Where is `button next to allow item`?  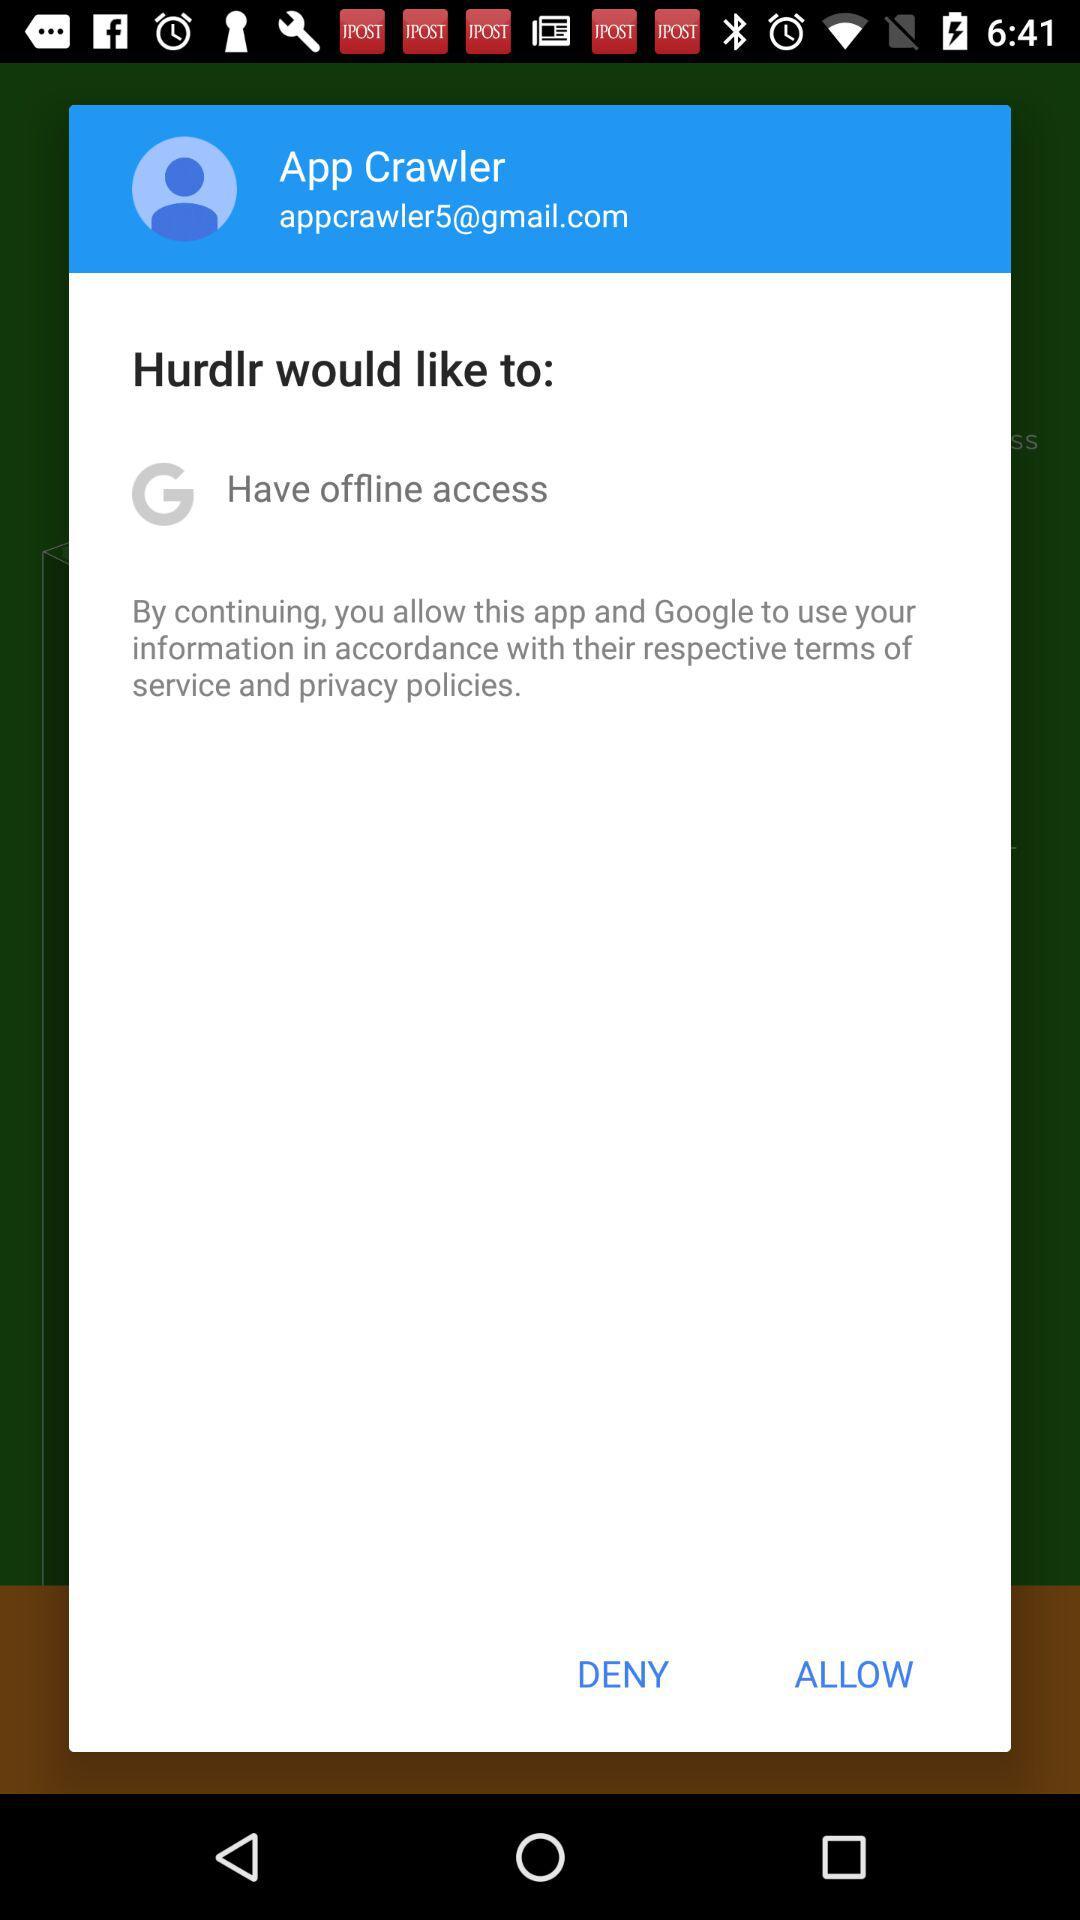
button next to allow item is located at coordinates (621, 1673).